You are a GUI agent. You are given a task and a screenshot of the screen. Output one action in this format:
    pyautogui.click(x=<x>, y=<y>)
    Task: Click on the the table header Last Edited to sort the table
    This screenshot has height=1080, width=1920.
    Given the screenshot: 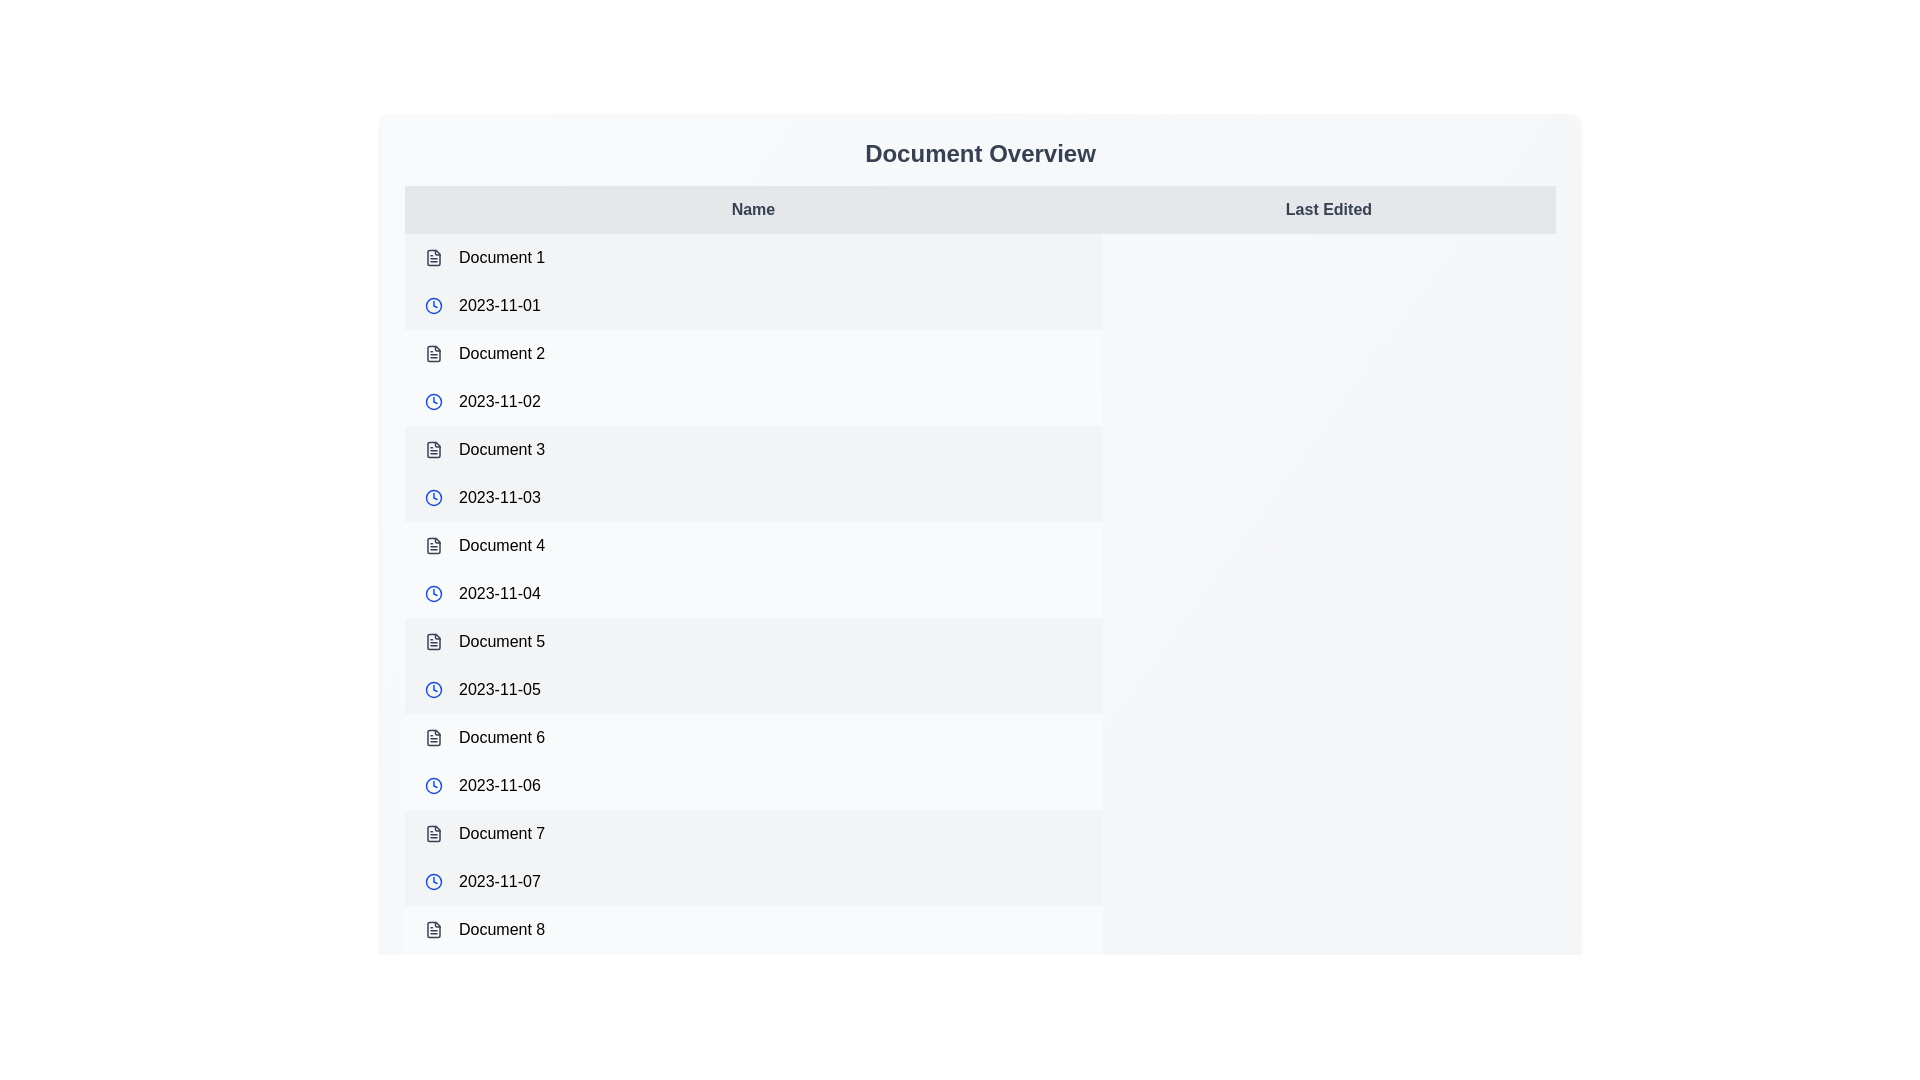 What is the action you would take?
    pyautogui.click(x=1329, y=209)
    